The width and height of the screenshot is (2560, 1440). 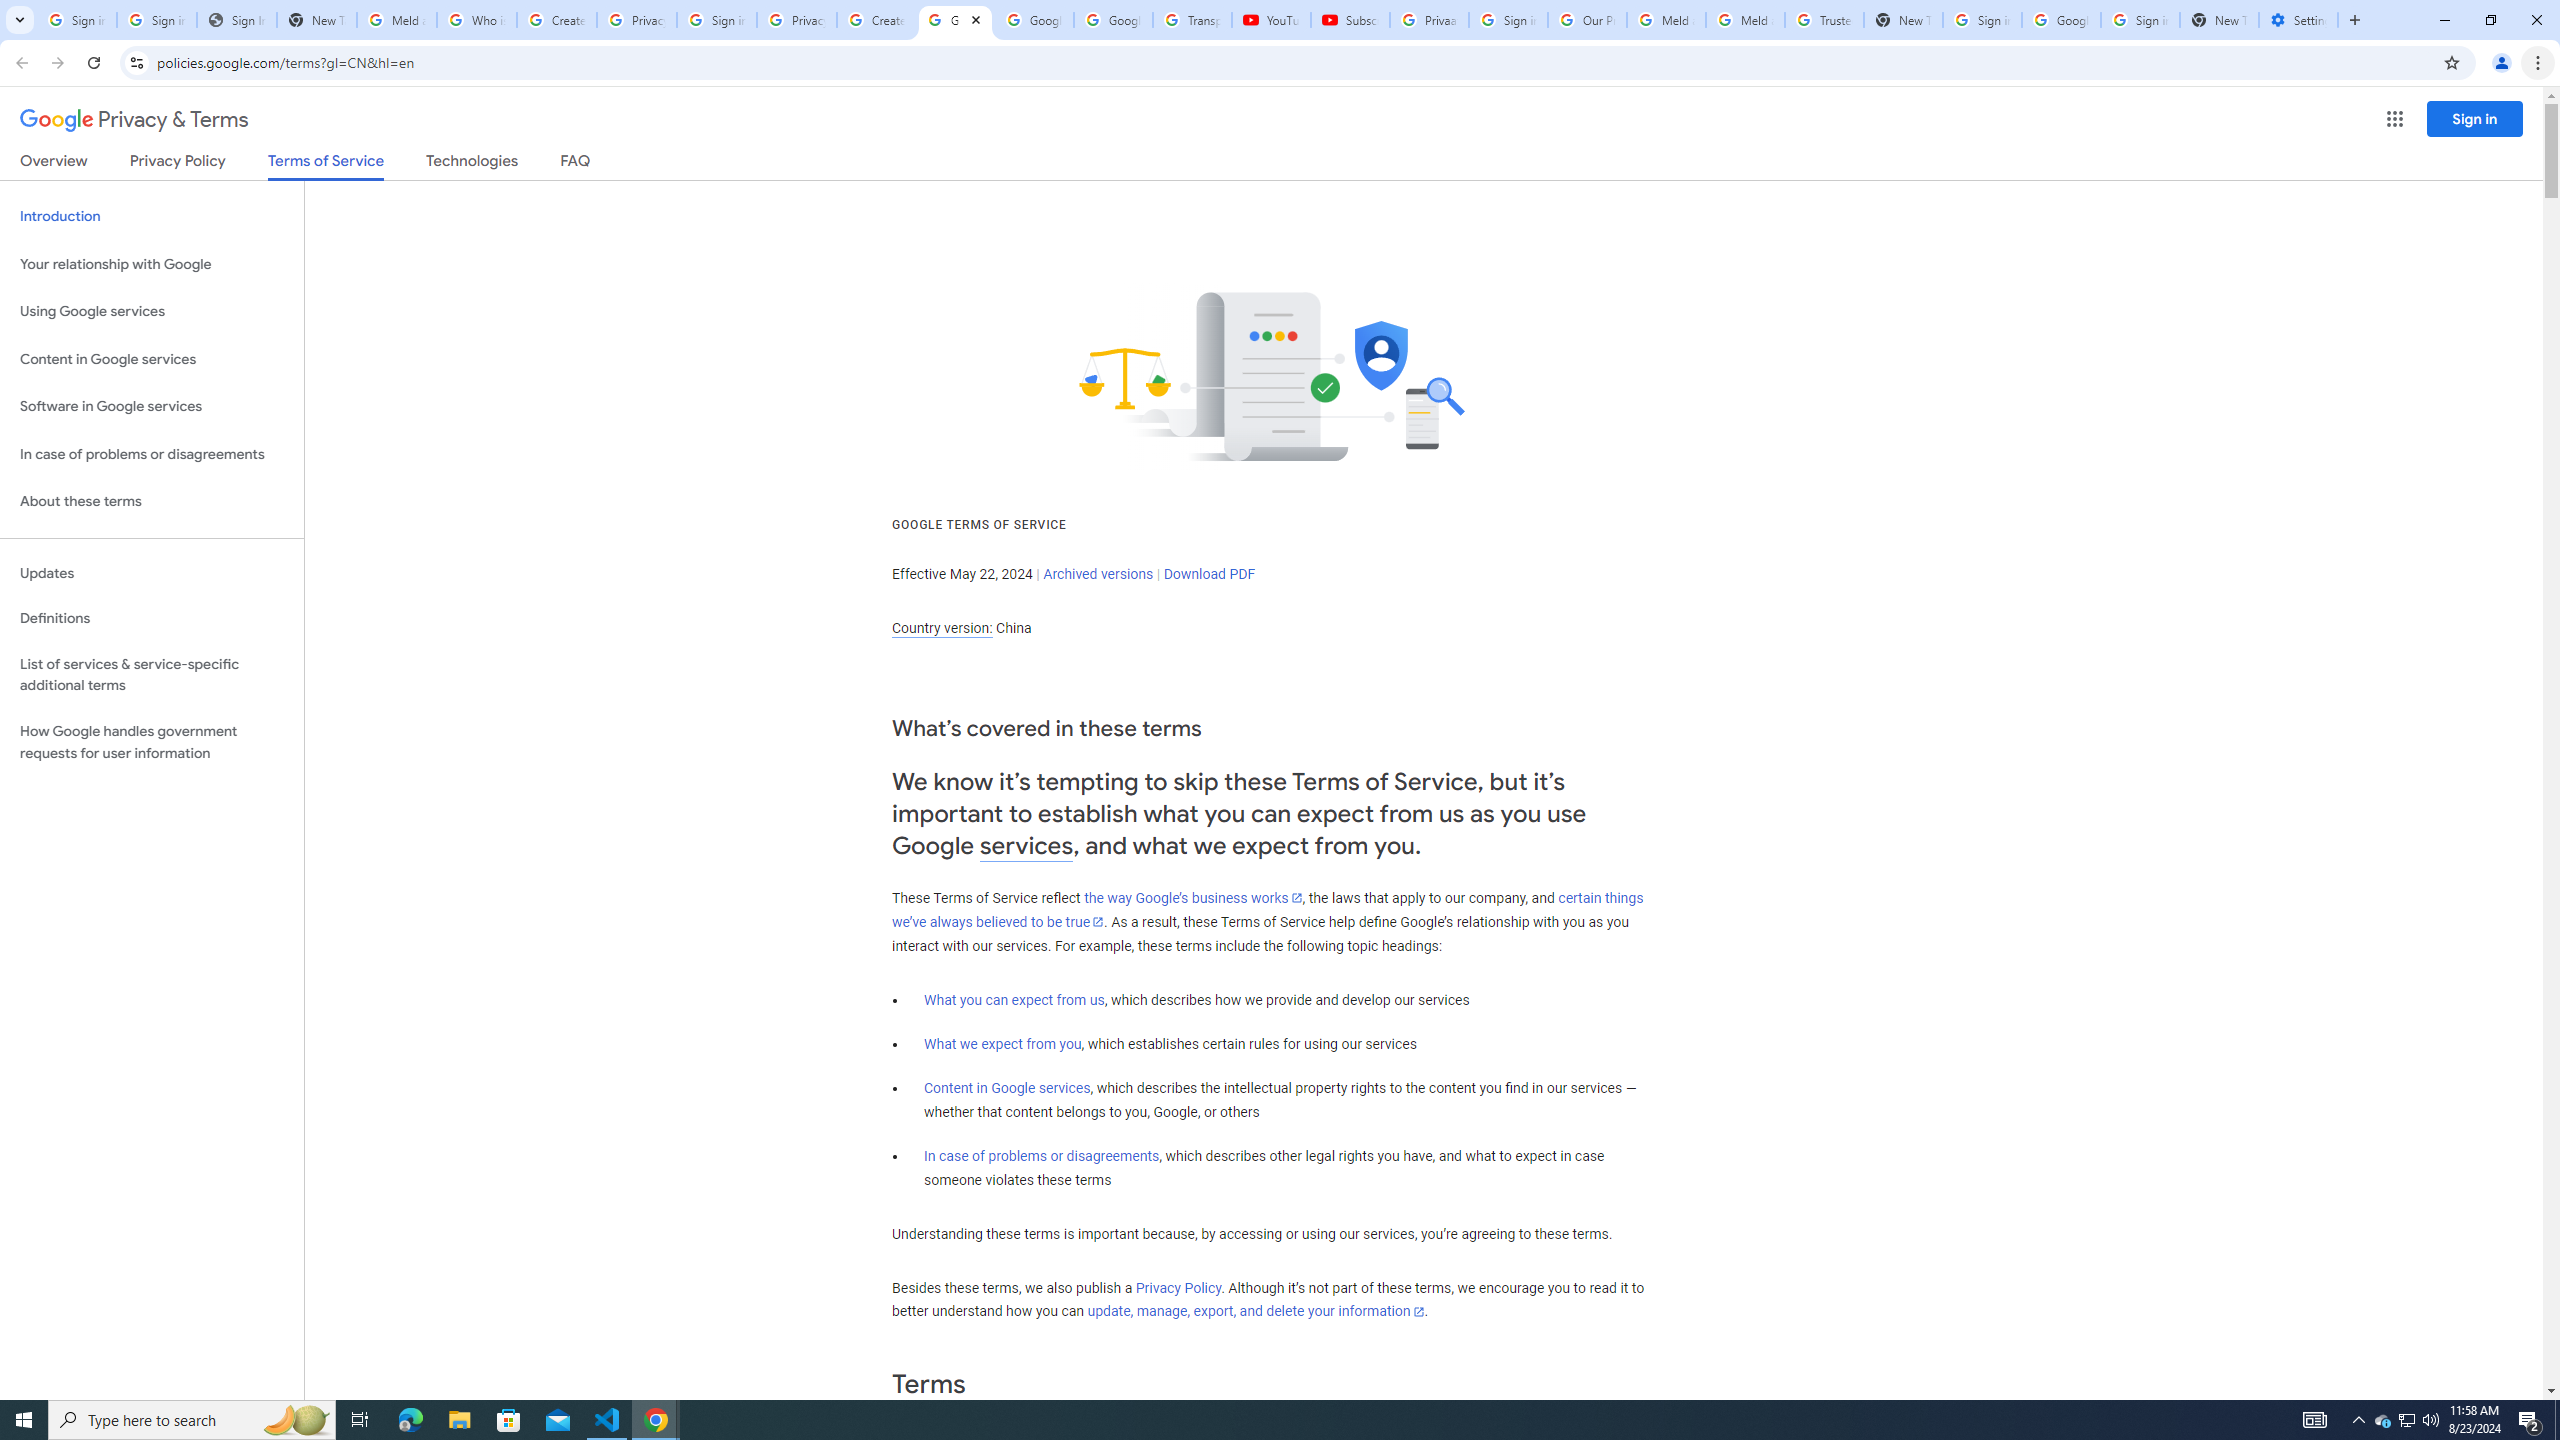 I want to click on 'Content in Google services', so click(x=1006, y=1087).